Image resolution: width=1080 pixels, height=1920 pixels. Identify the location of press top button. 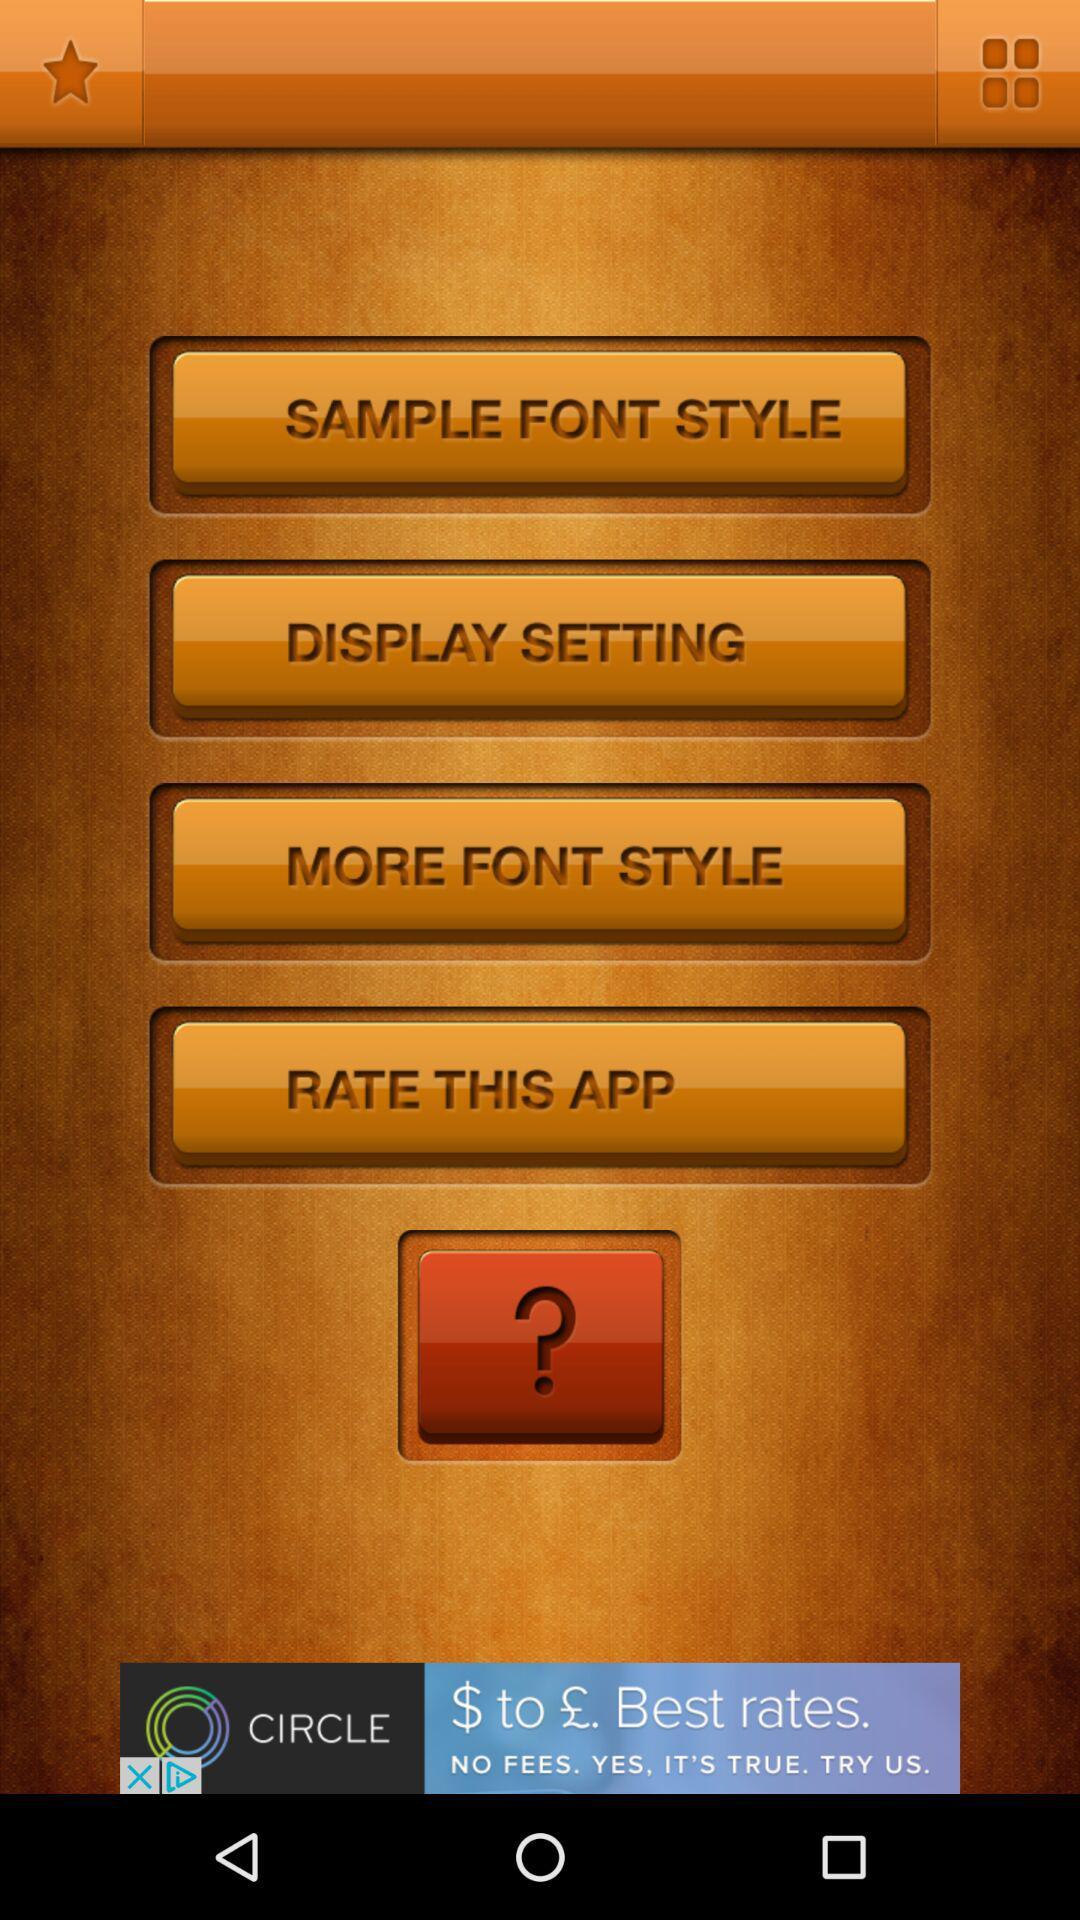
(540, 426).